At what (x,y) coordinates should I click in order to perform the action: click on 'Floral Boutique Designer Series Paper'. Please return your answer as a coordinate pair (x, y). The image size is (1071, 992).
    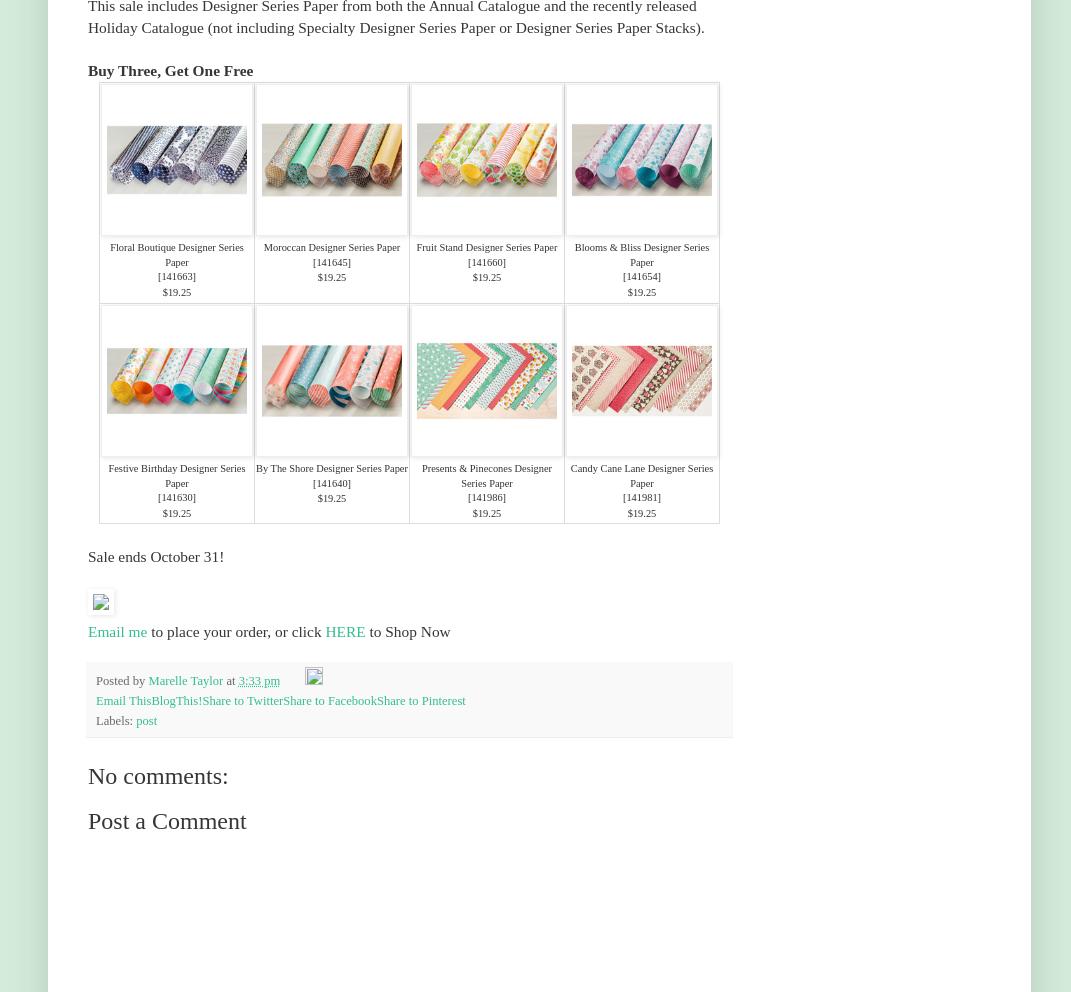
    Looking at the image, I should click on (109, 253).